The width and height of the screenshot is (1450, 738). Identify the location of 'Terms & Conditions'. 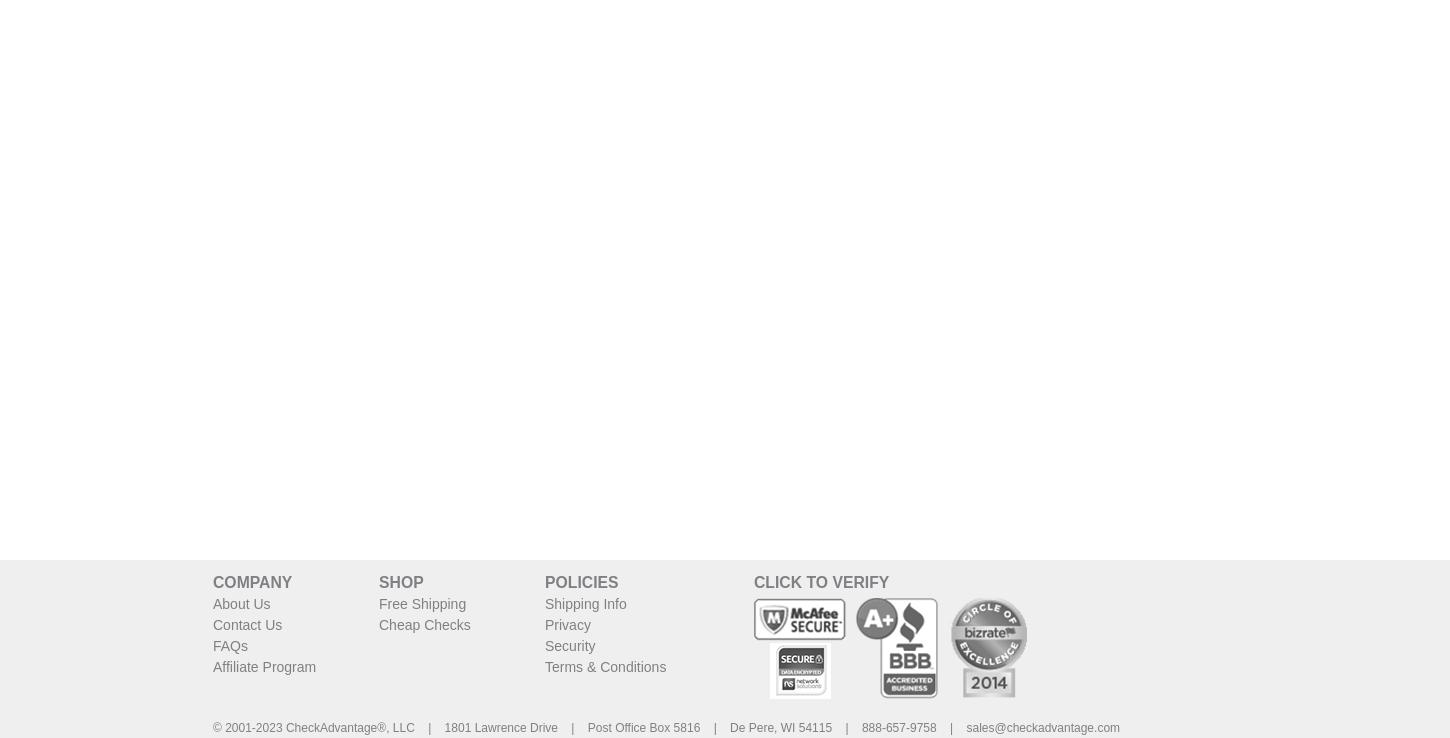
(604, 664).